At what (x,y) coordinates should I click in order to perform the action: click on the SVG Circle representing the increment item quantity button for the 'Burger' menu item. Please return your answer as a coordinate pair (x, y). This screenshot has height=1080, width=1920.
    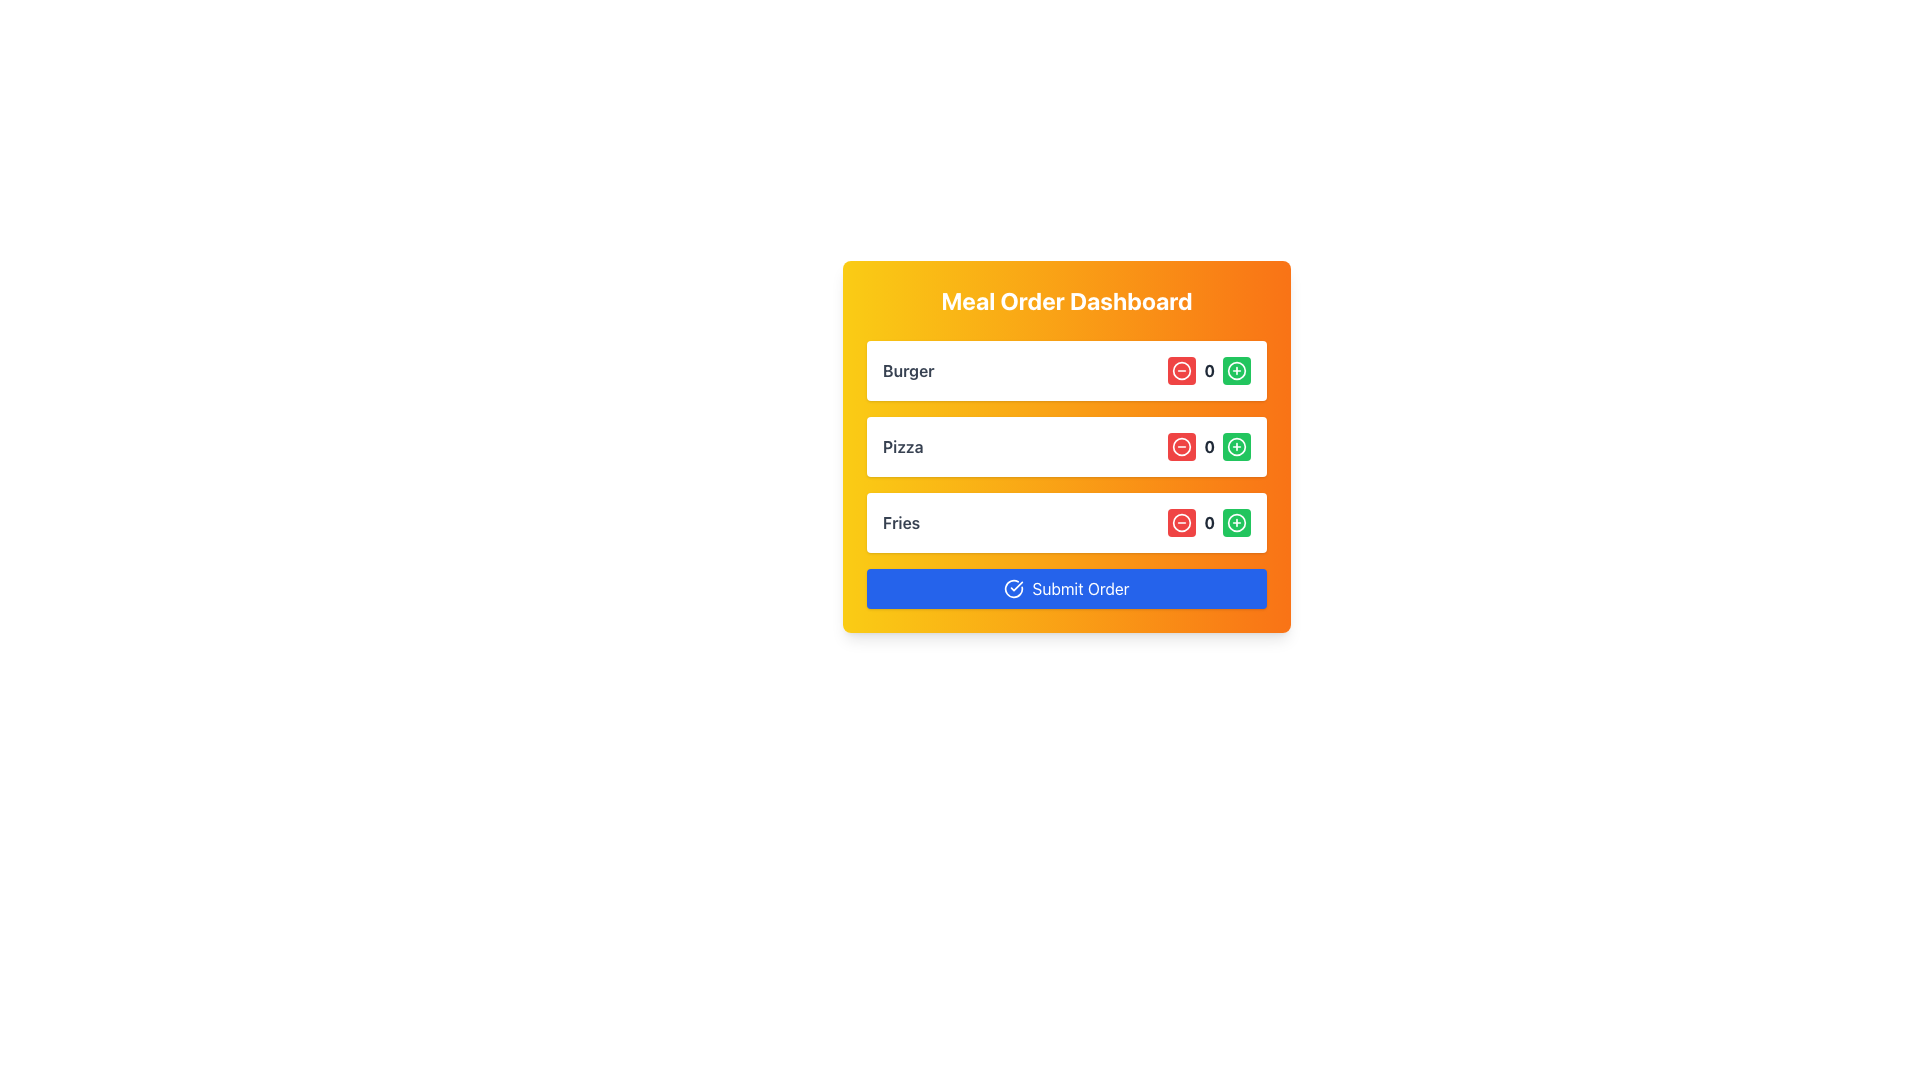
    Looking at the image, I should click on (1236, 370).